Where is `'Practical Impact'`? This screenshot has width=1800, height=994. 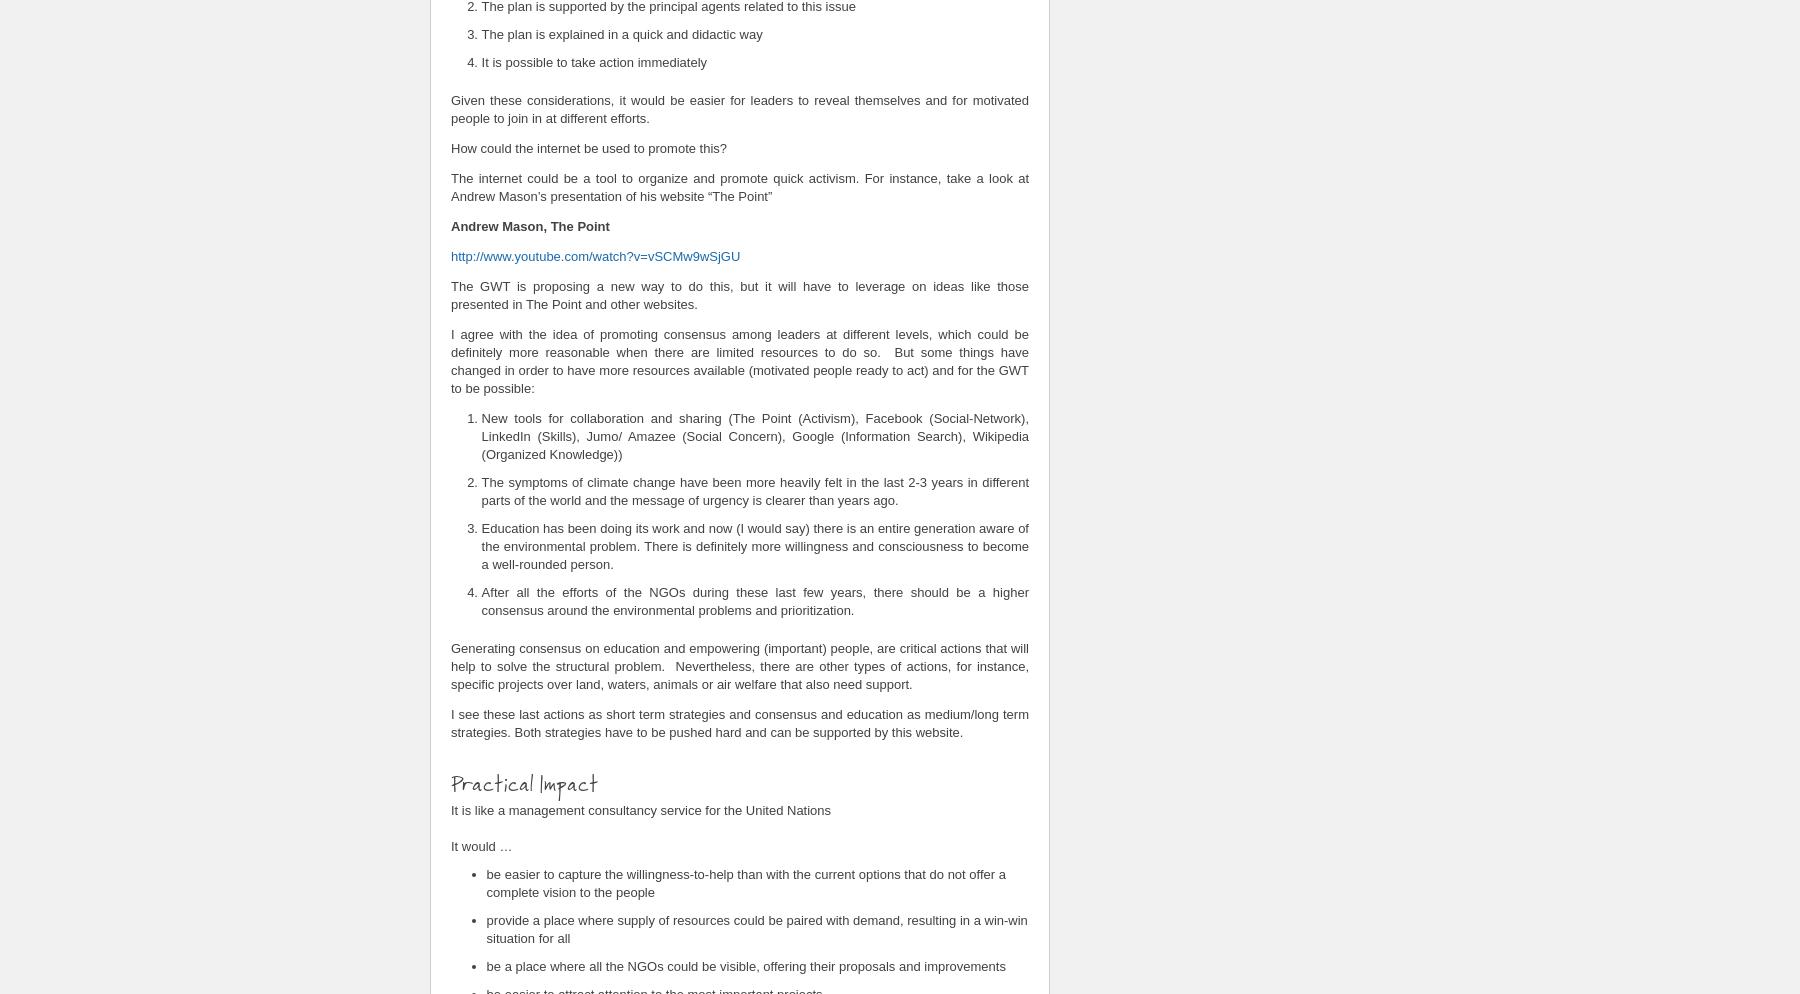 'Practical Impact' is located at coordinates (526, 781).